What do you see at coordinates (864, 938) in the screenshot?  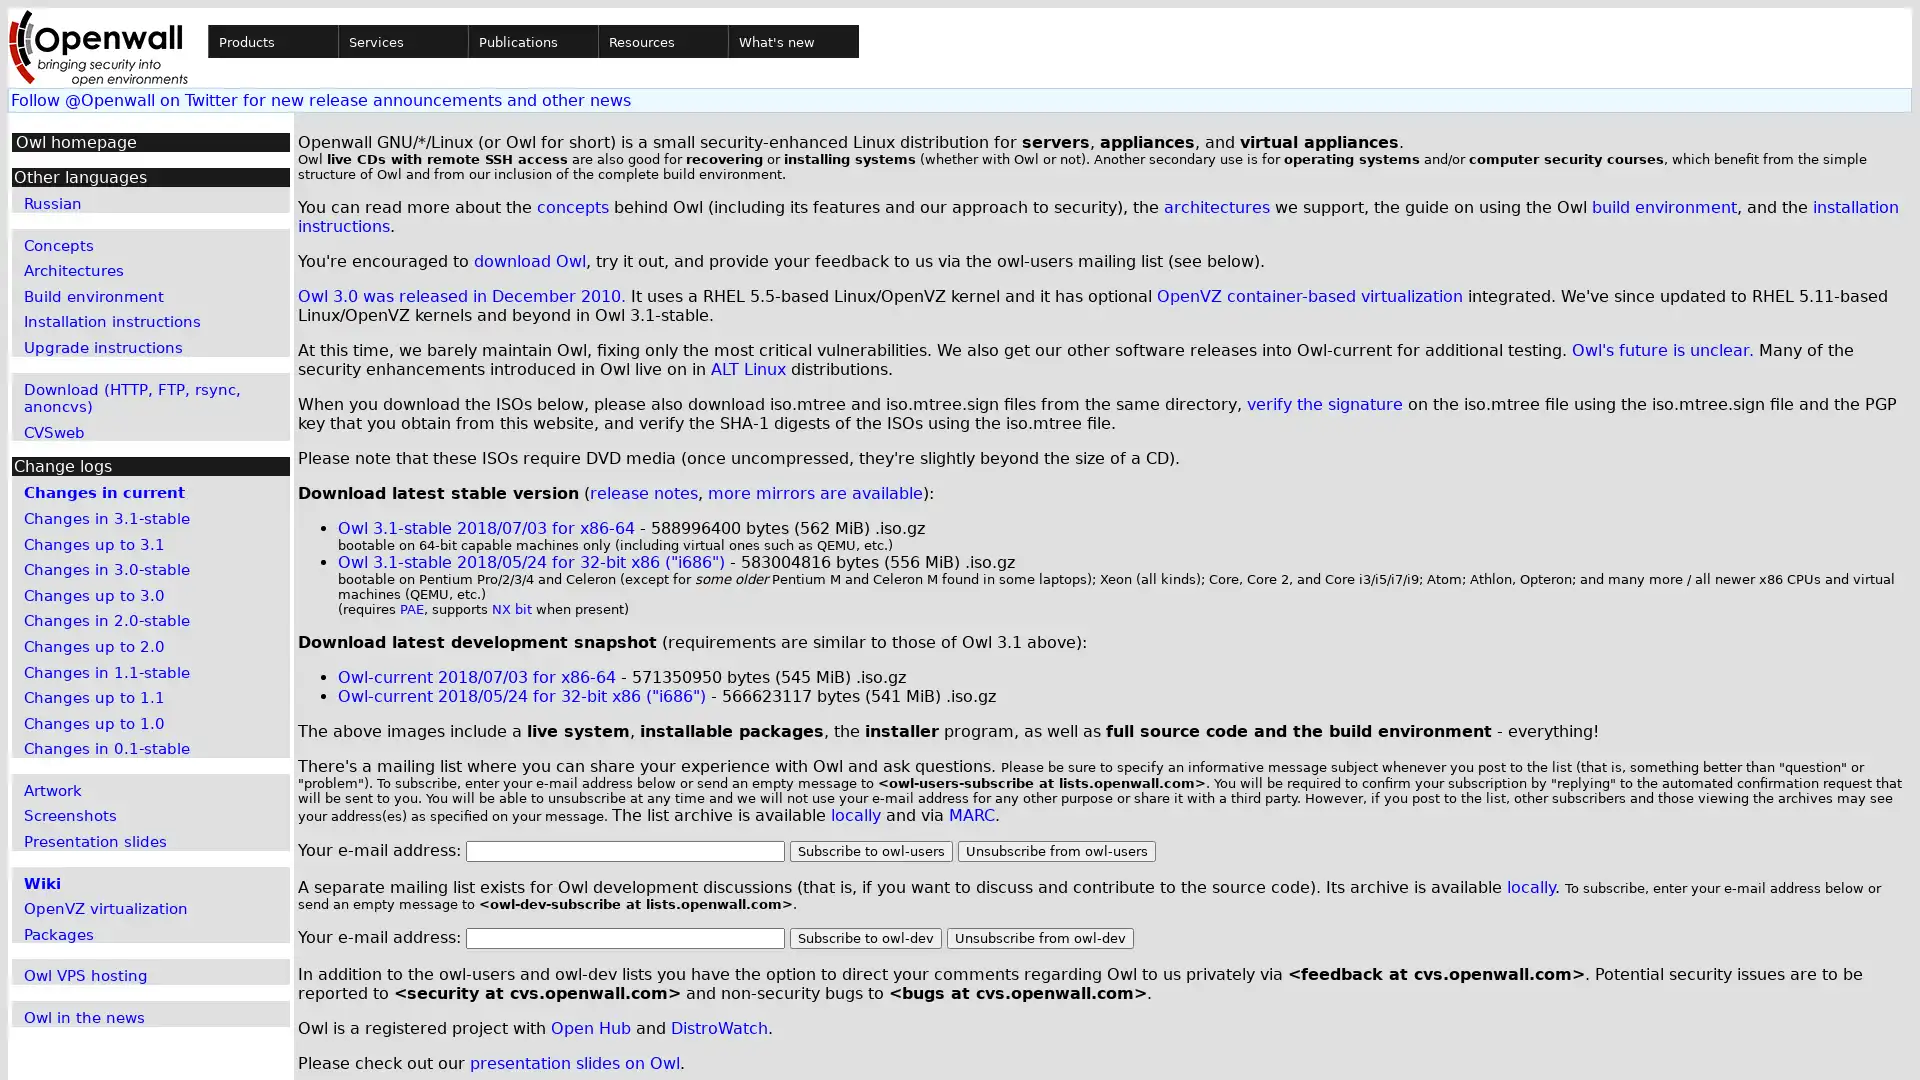 I see `Subscribe to owl-dev` at bounding box center [864, 938].